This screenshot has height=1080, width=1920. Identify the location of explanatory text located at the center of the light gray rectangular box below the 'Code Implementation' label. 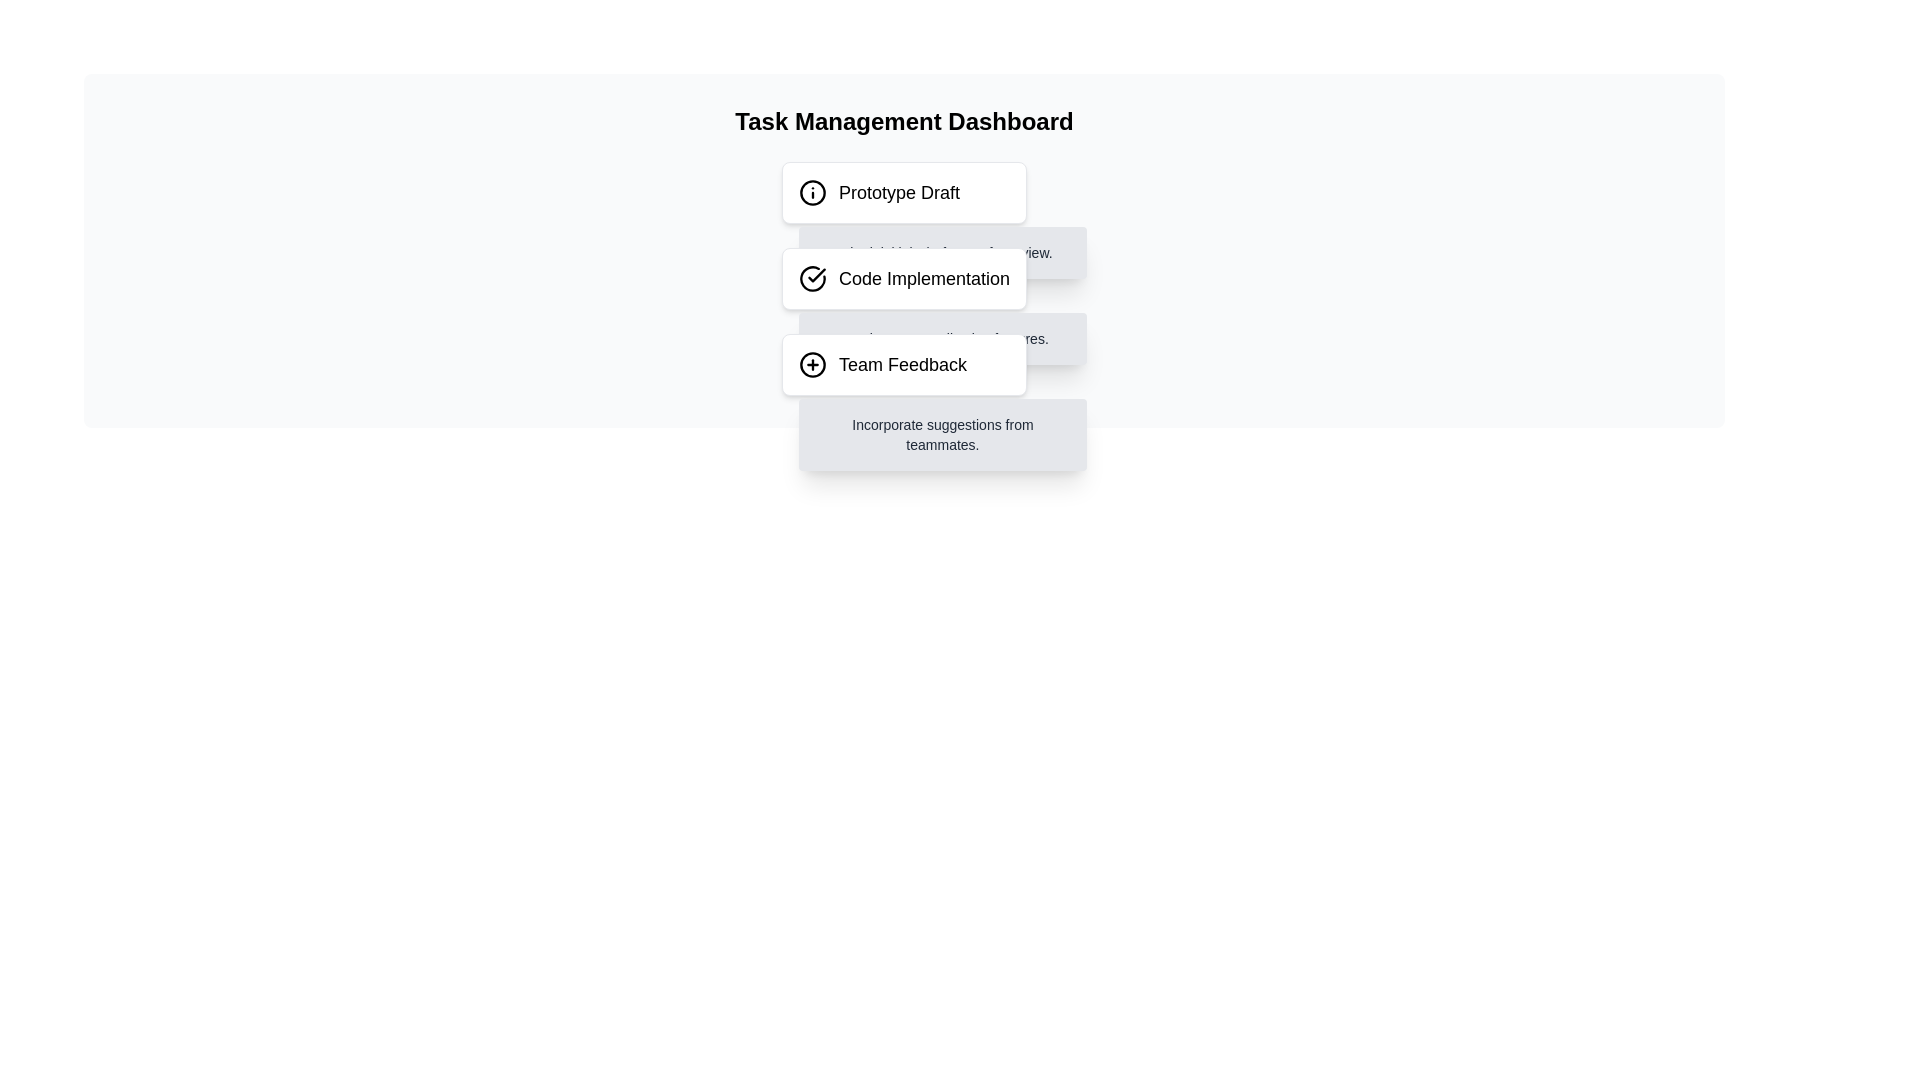
(941, 338).